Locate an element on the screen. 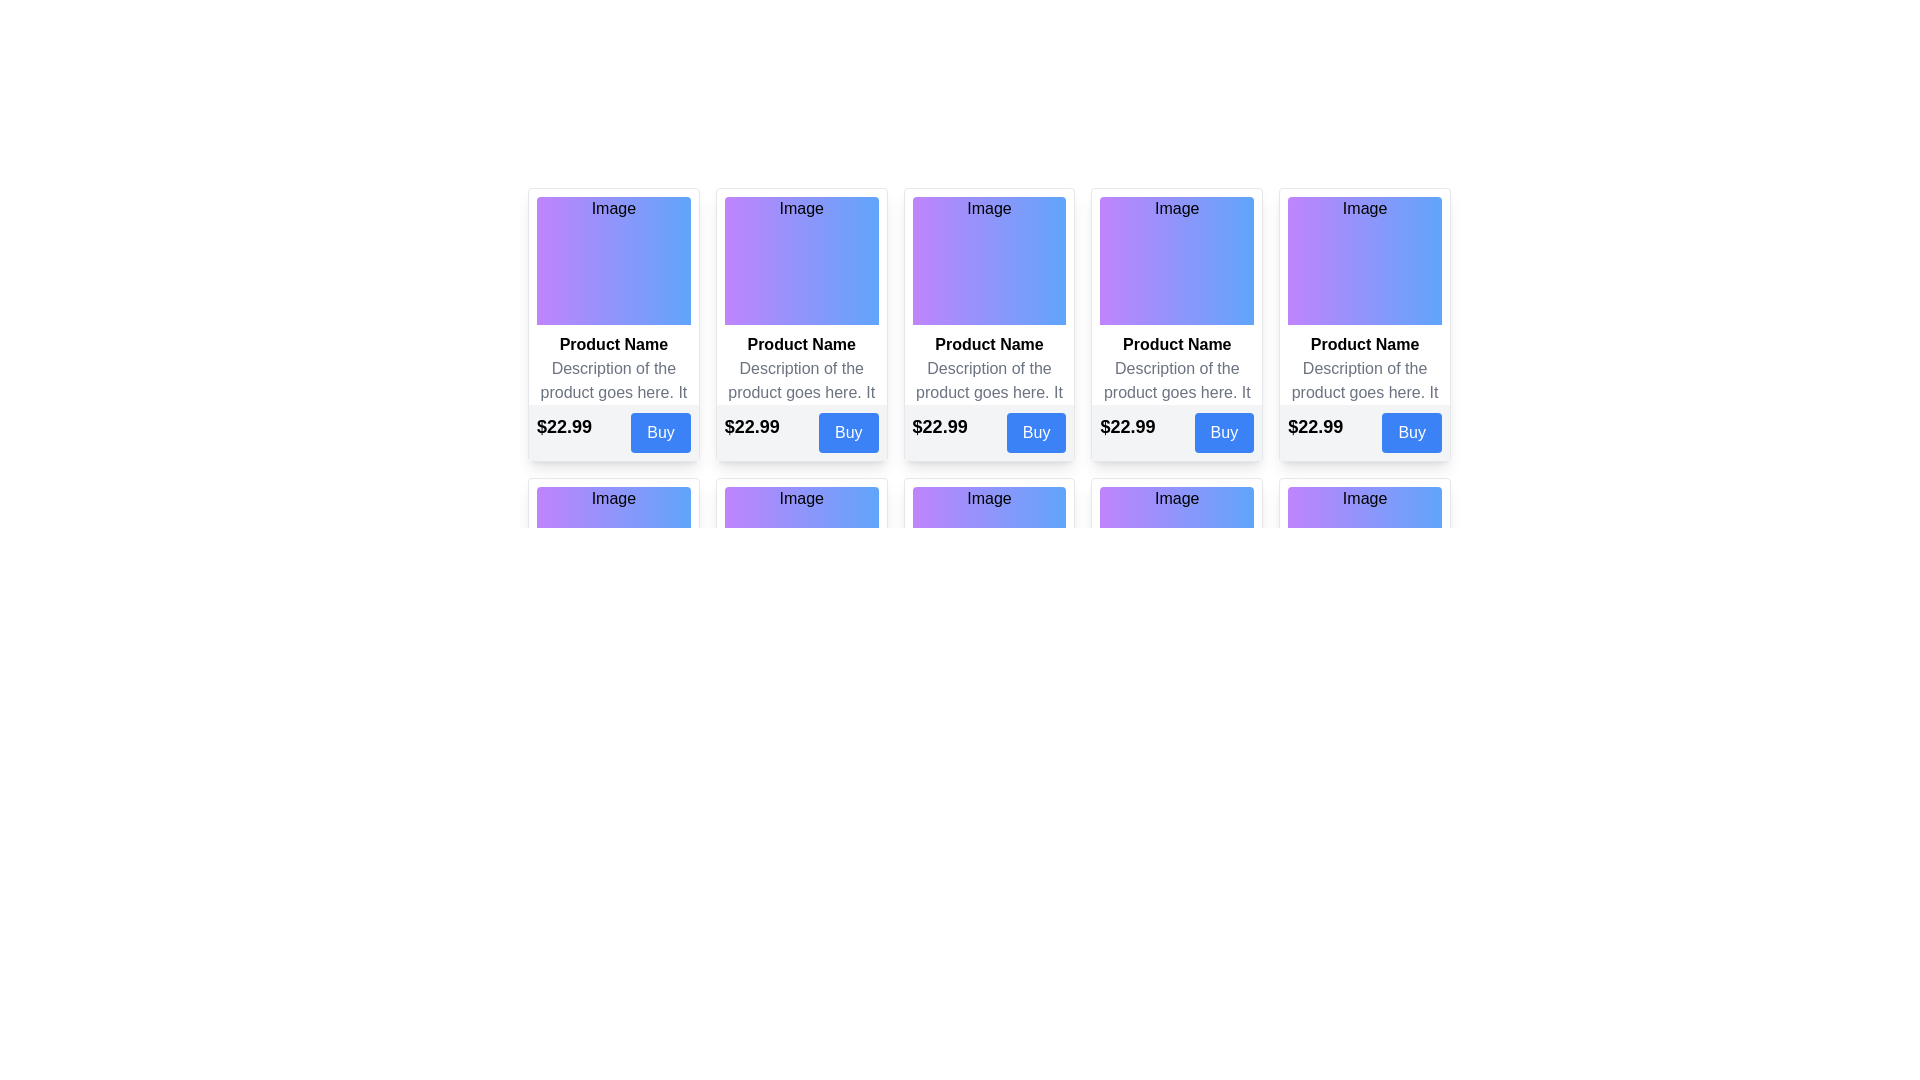 Image resolution: width=1920 pixels, height=1080 pixels. the blue rectangular button with rounded corners that reads 'Buy' to activate its hover effect is located at coordinates (848, 431).